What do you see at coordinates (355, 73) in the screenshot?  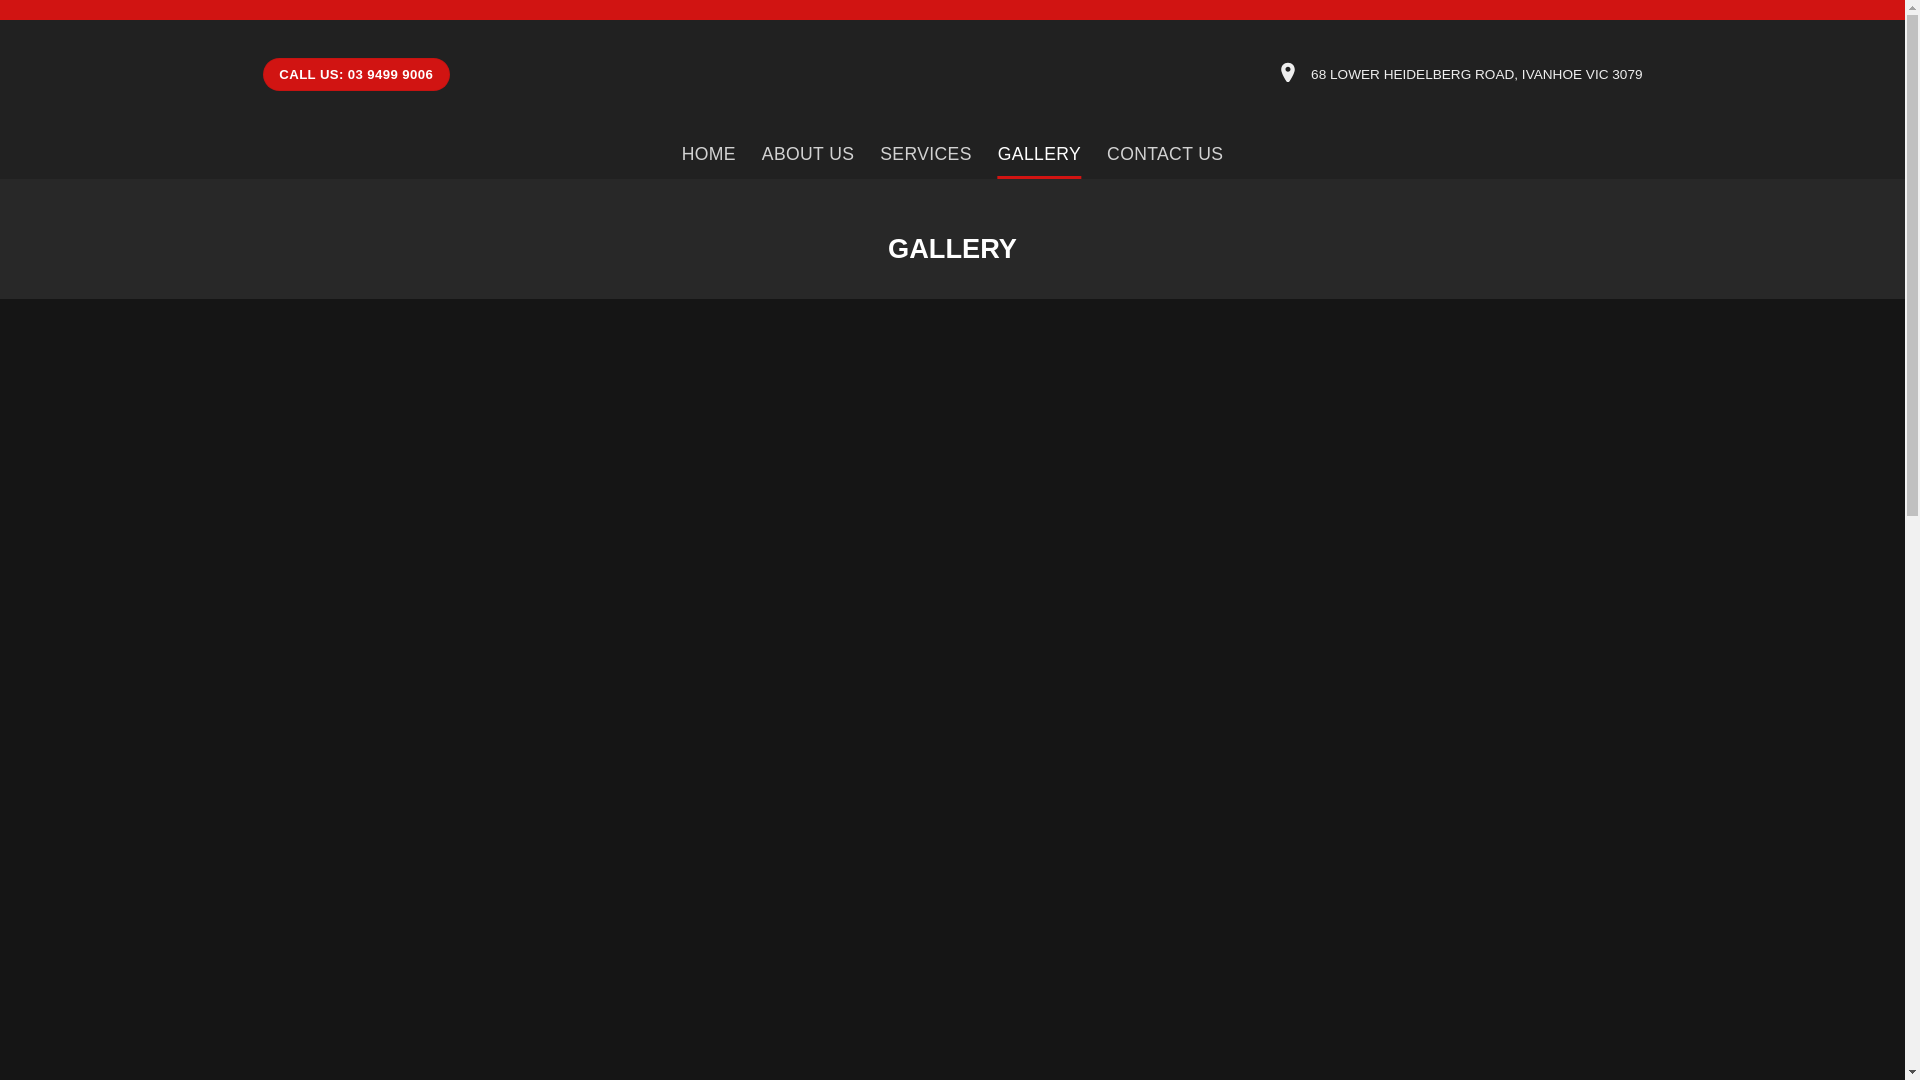 I see `'CALL US: 03 9499 9006'` at bounding box center [355, 73].